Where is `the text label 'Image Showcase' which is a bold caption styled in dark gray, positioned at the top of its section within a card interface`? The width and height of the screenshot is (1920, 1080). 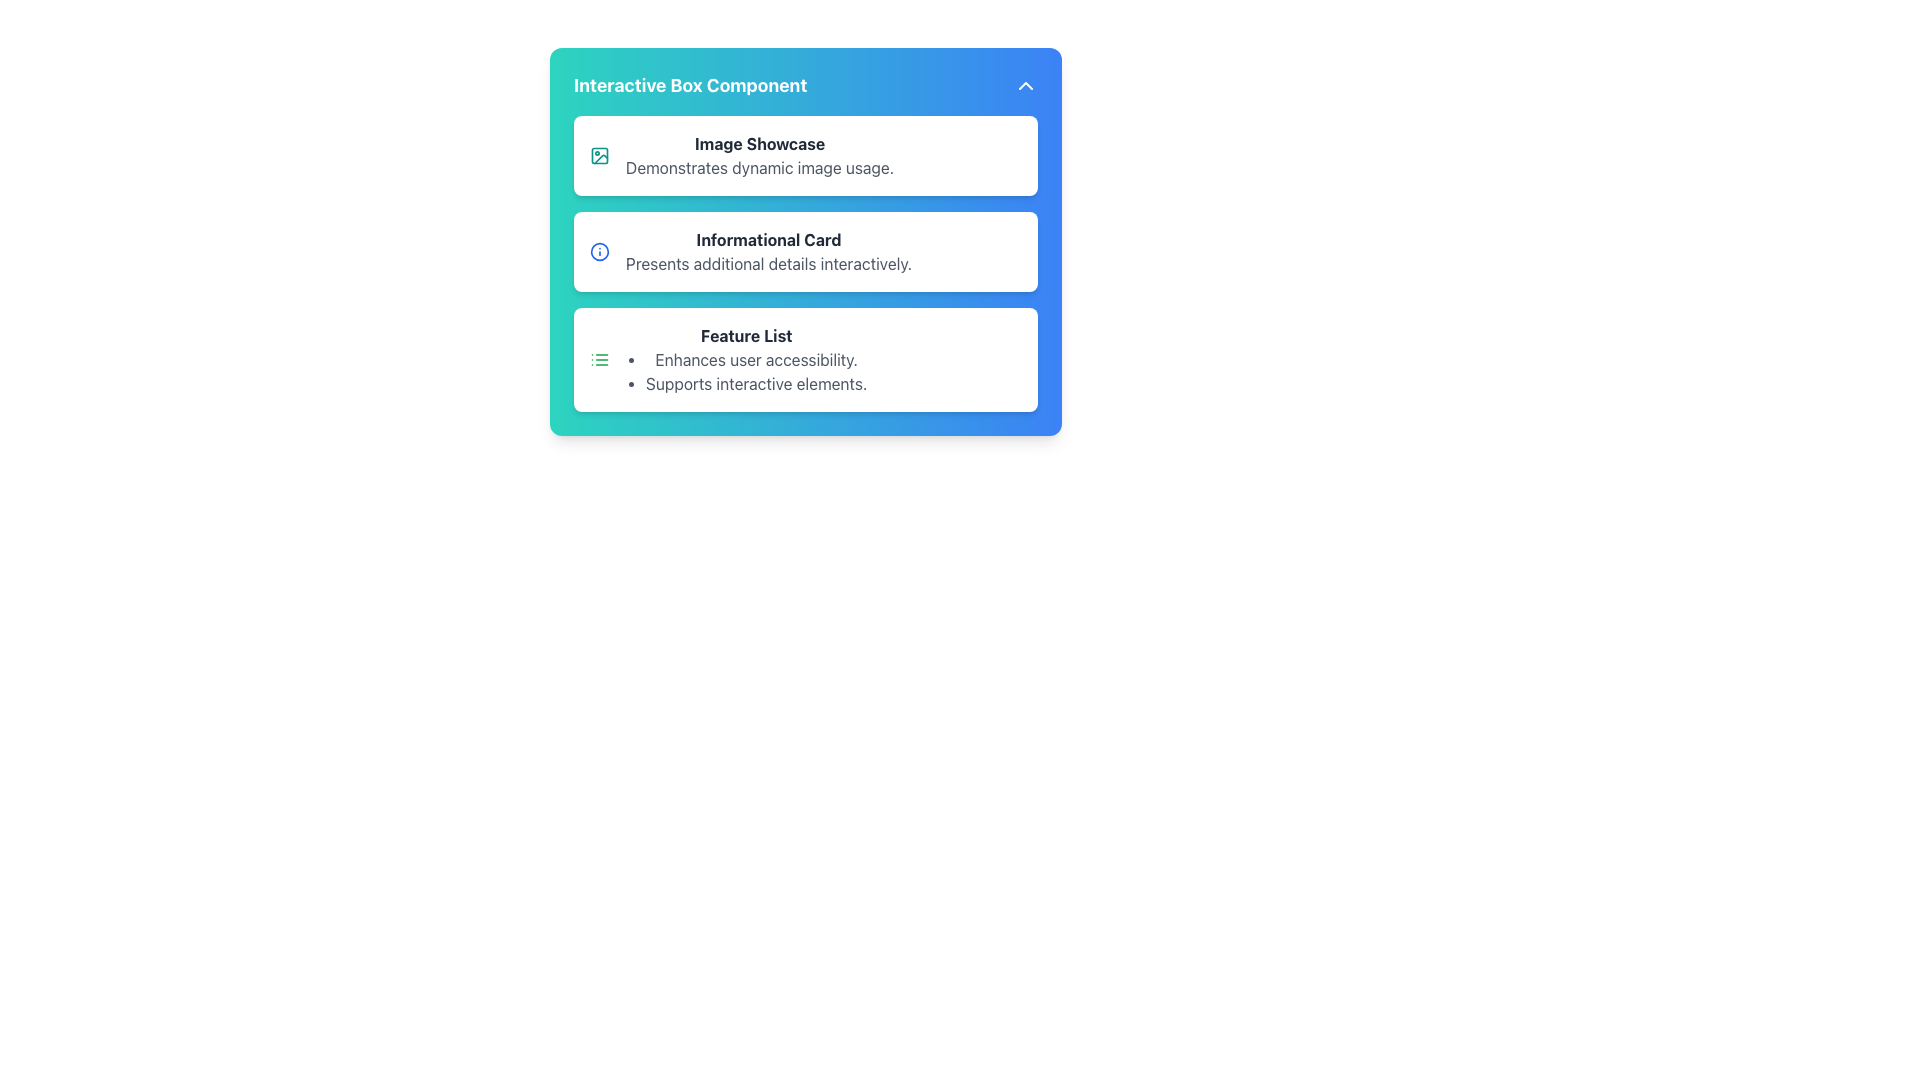 the text label 'Image Showcase' which is a bold caption styled in dark gray, positioned at the top of its section within a card interface is located at coordinates (759, 142).